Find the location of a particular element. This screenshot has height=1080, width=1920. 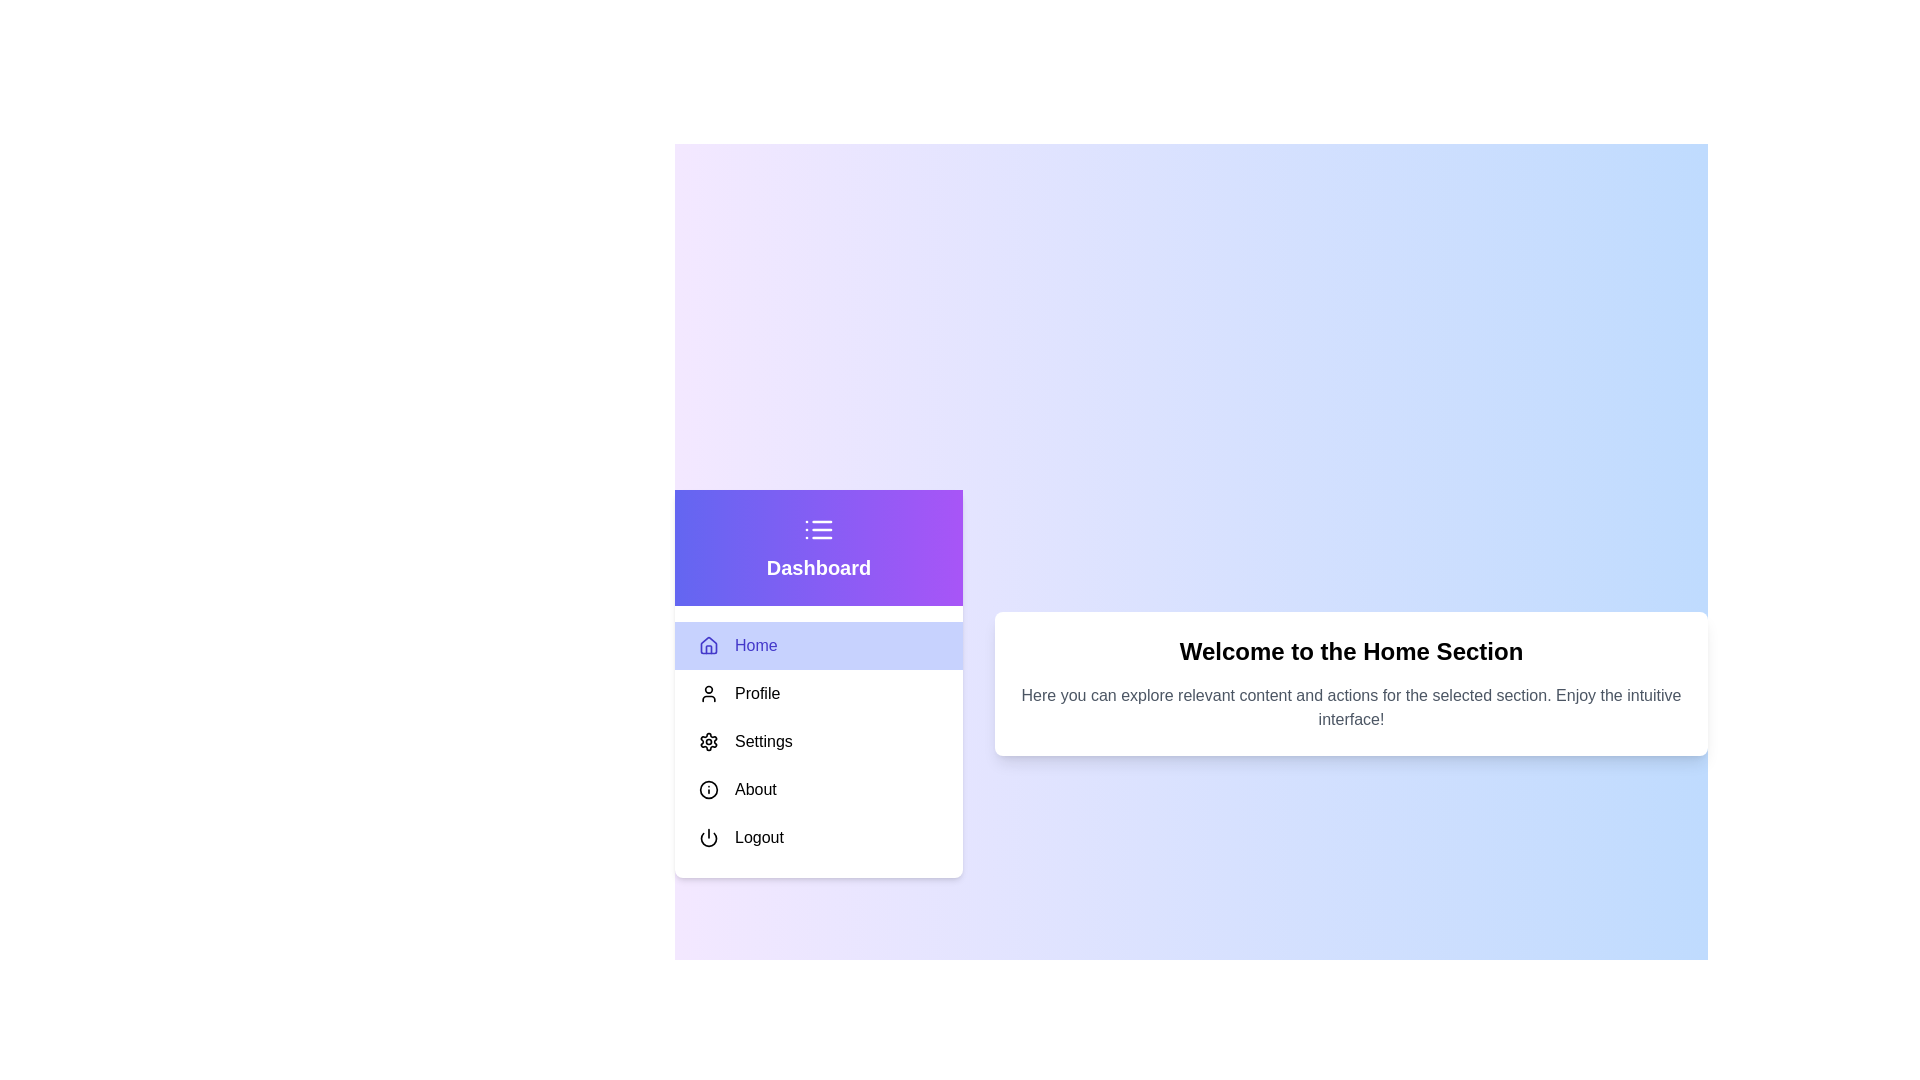

the menu item Home to highlight it is located at coordinates (819, 645).